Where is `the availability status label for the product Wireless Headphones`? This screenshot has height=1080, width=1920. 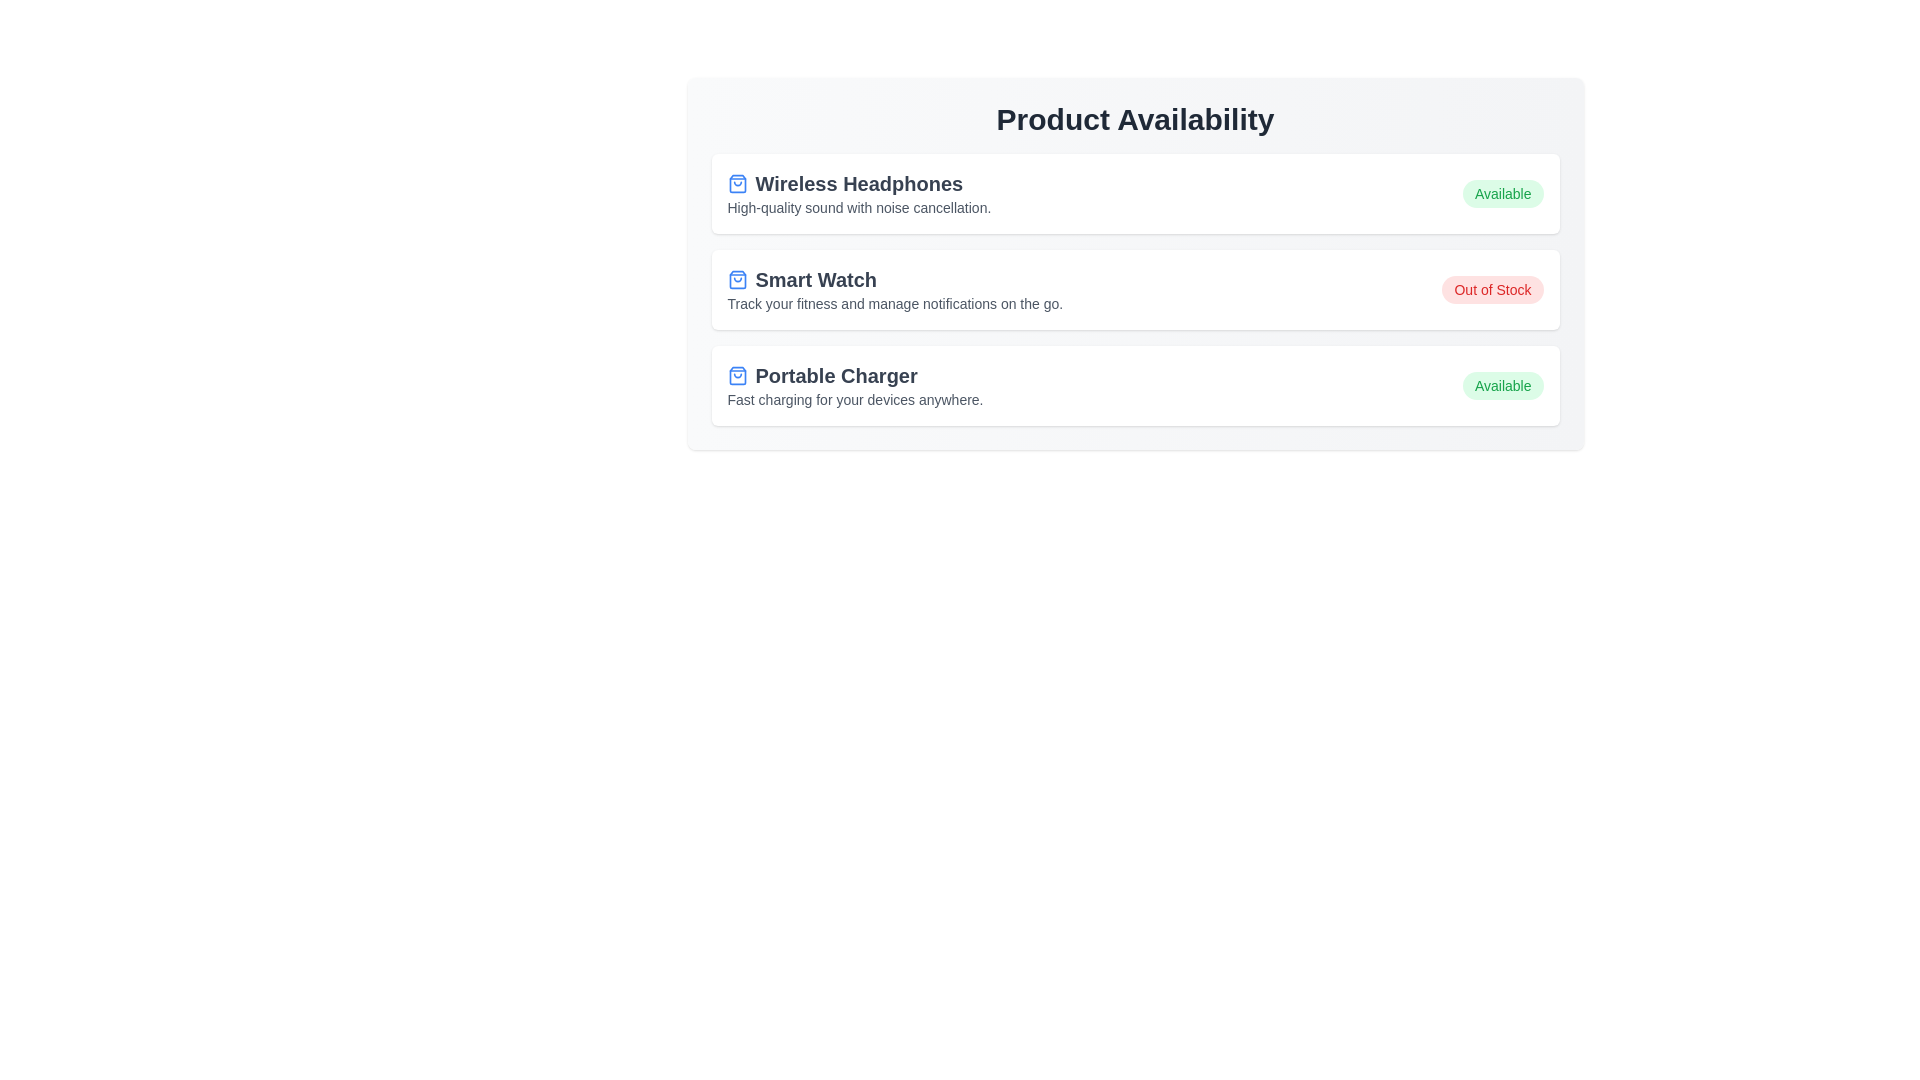 the availability status label for the product Wireless Headphones is located at coordinates (1503, 193).